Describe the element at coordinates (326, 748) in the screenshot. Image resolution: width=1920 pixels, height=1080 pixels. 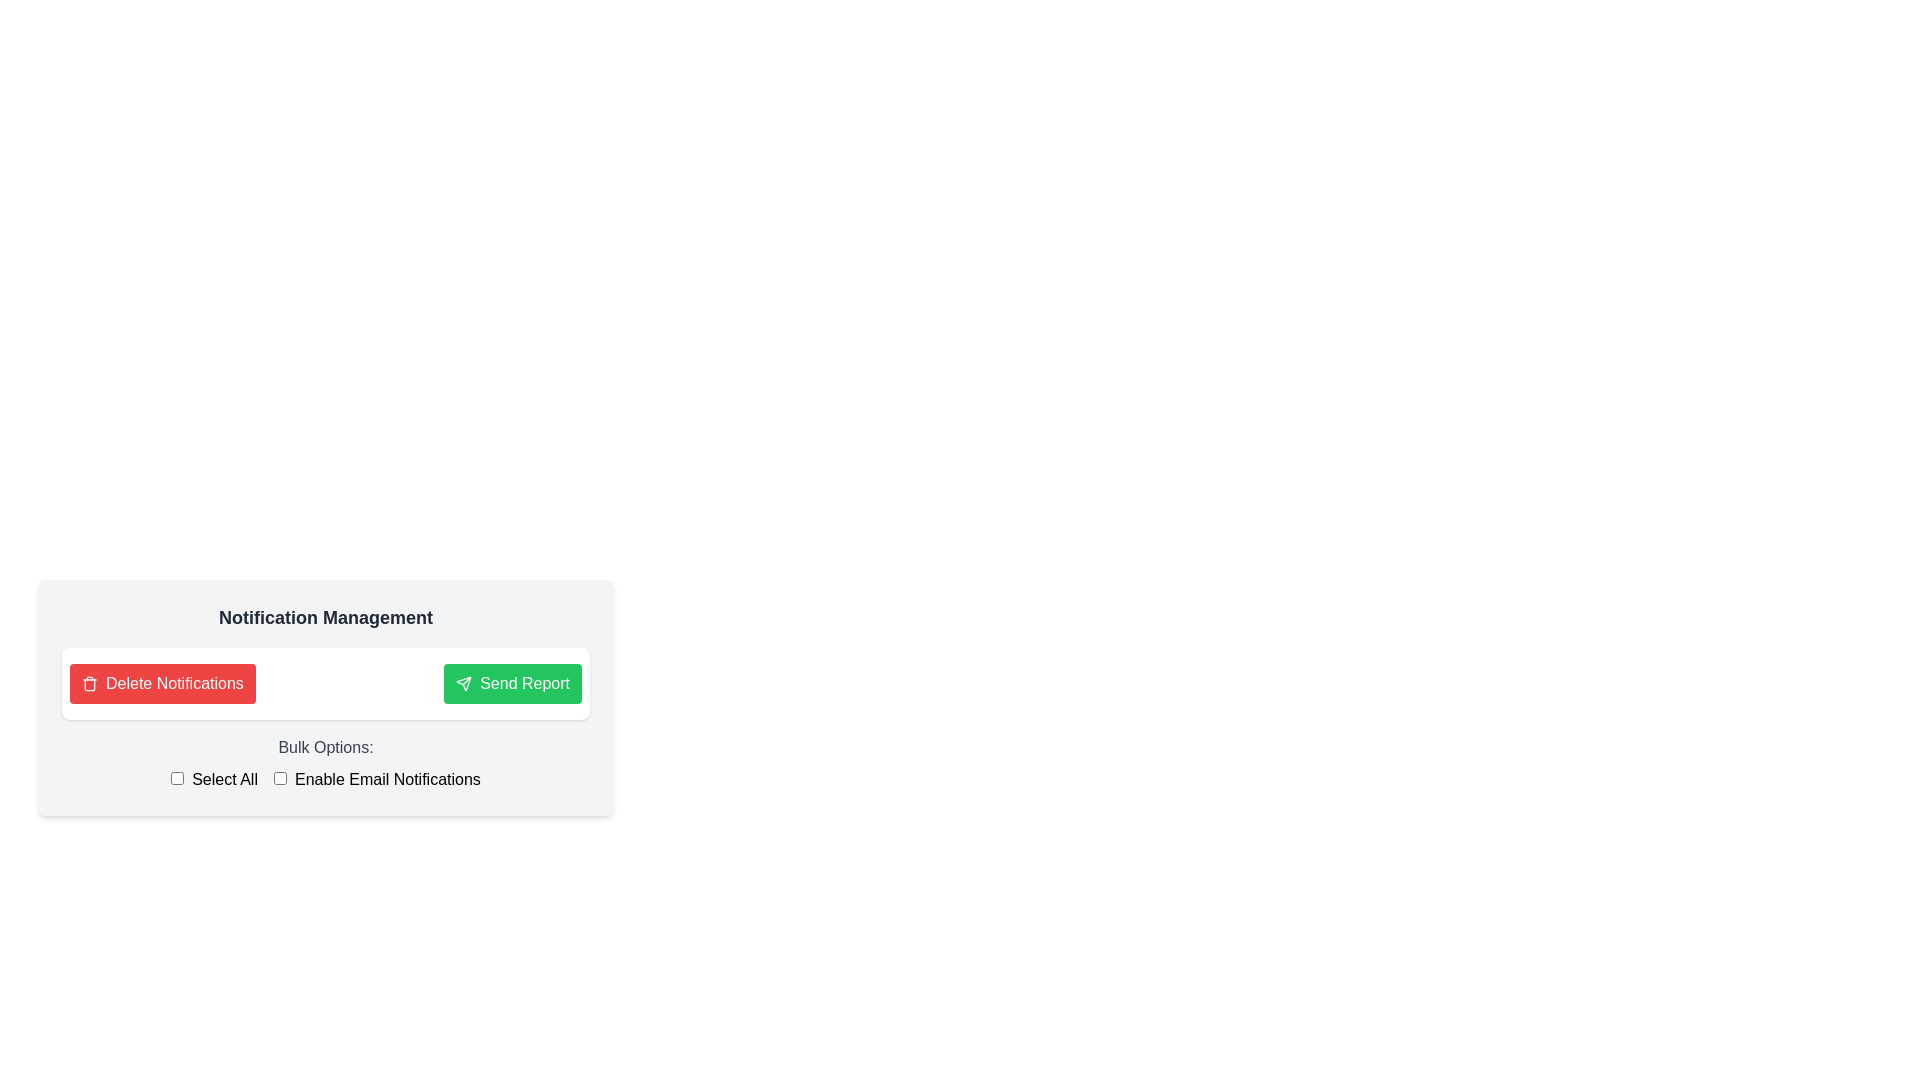
I see `the text label displaying 'Bulk Options:' which is styled in gray and positioned above the checkboxes 'Select All' and 'Enable Email Notifications'` at that location.